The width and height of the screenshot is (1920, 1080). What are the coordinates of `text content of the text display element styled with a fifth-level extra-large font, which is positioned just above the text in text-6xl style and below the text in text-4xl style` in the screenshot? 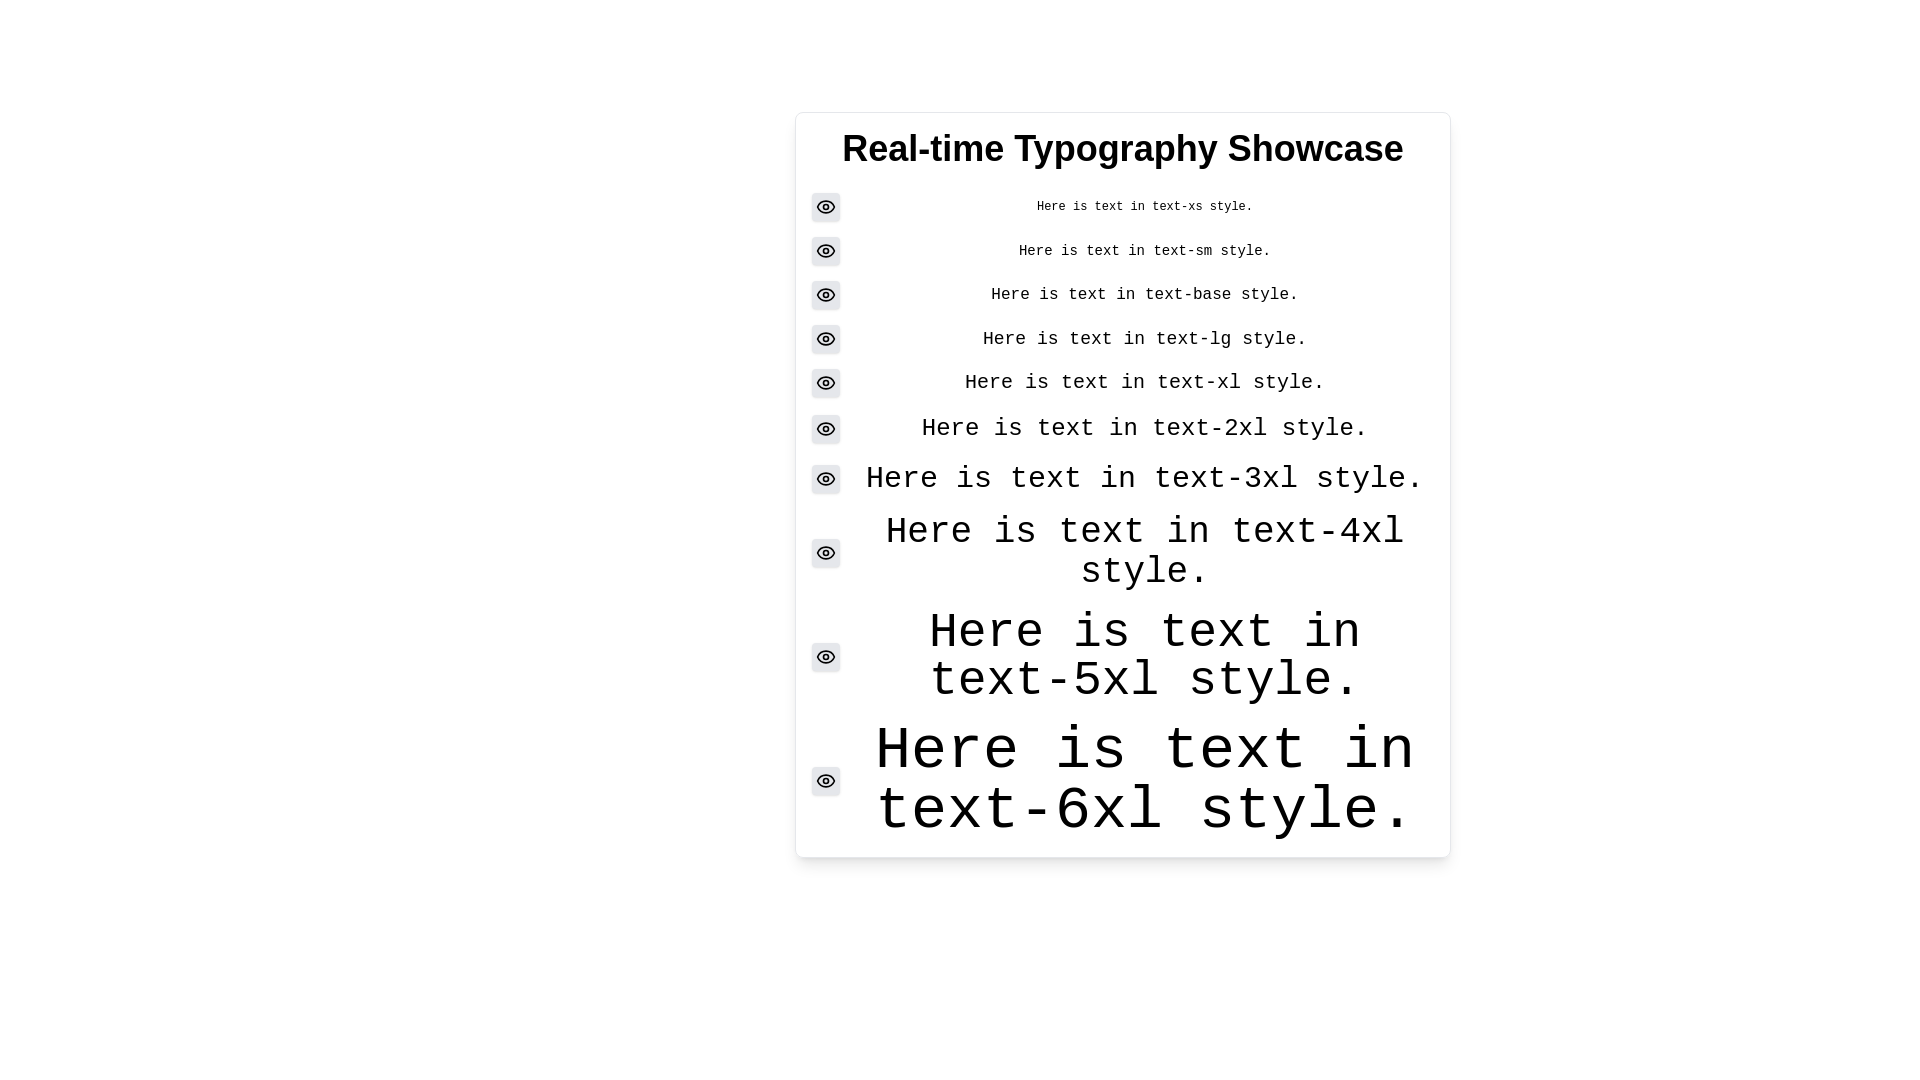 It's located at (1123, 656).